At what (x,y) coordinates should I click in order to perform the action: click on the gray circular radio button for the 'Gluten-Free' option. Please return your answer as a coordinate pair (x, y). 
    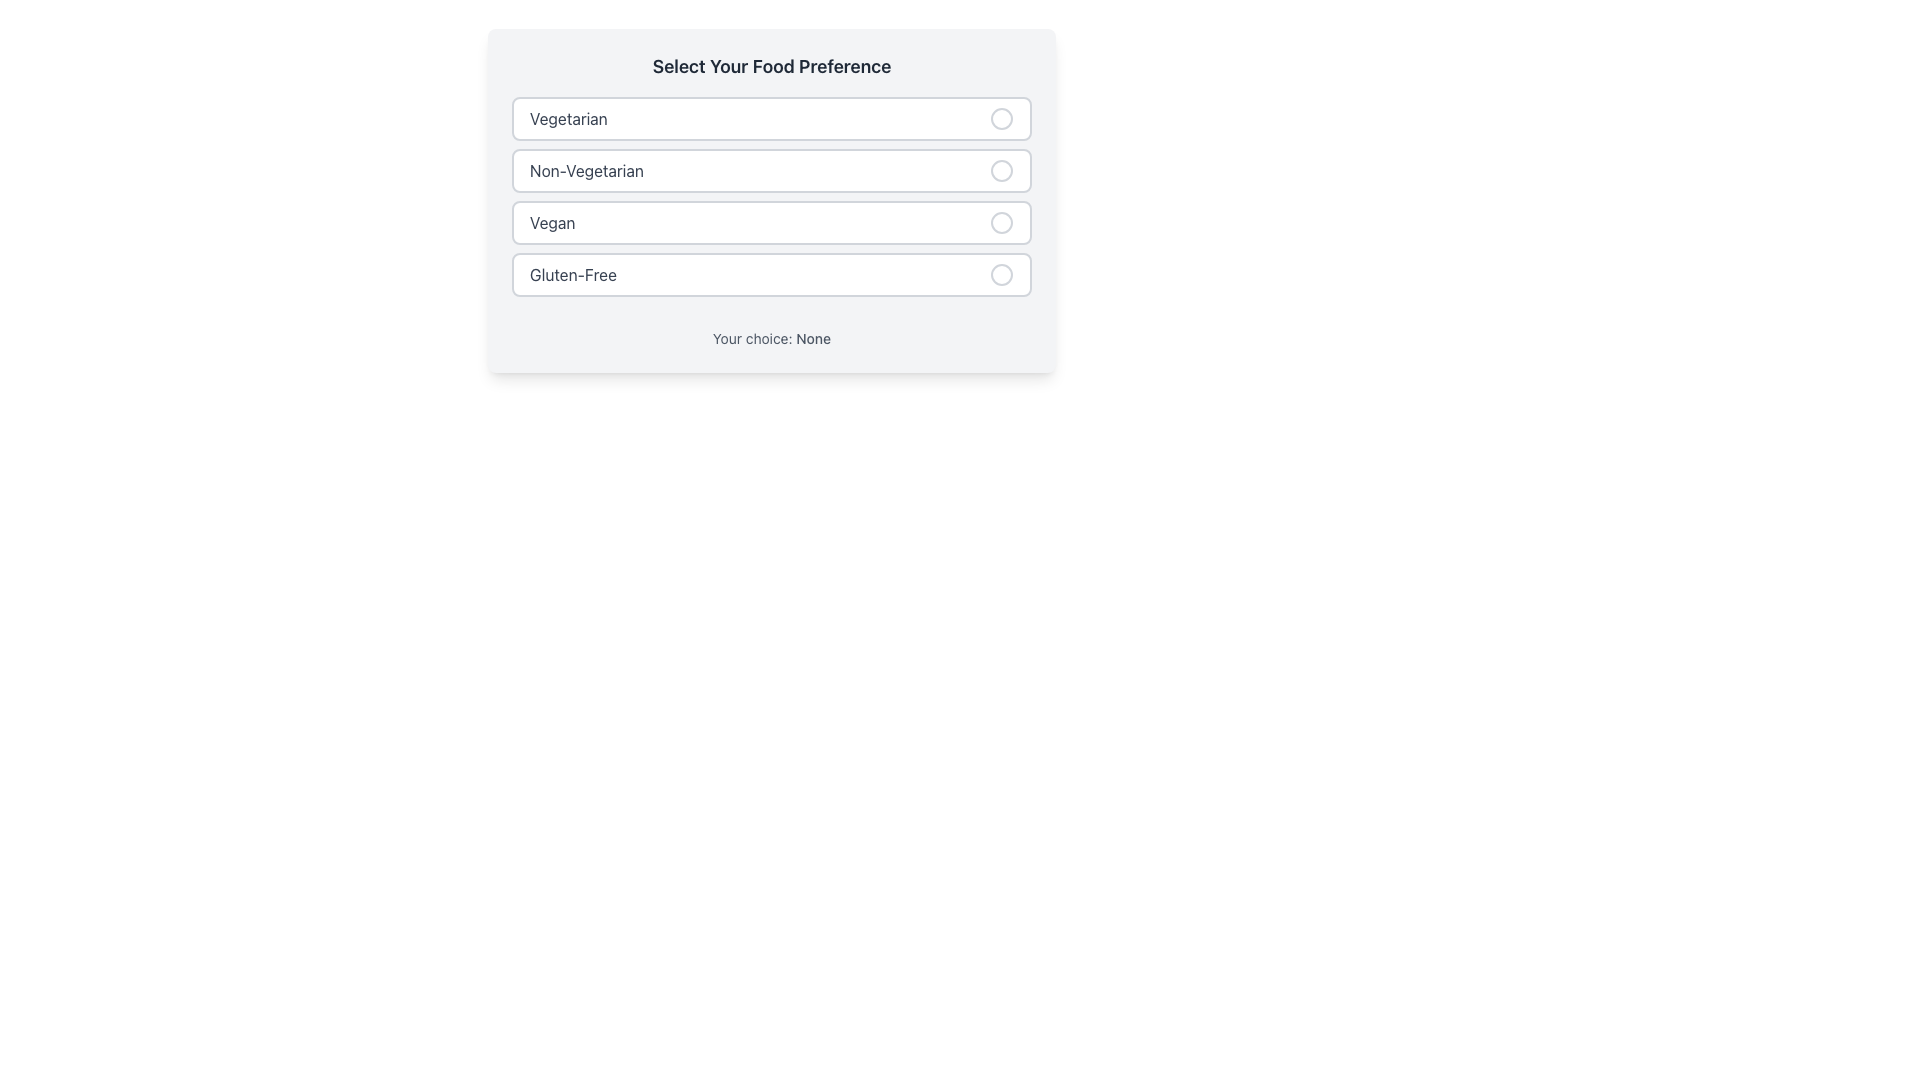
    Looking at the image, I should click on (1002, 274).